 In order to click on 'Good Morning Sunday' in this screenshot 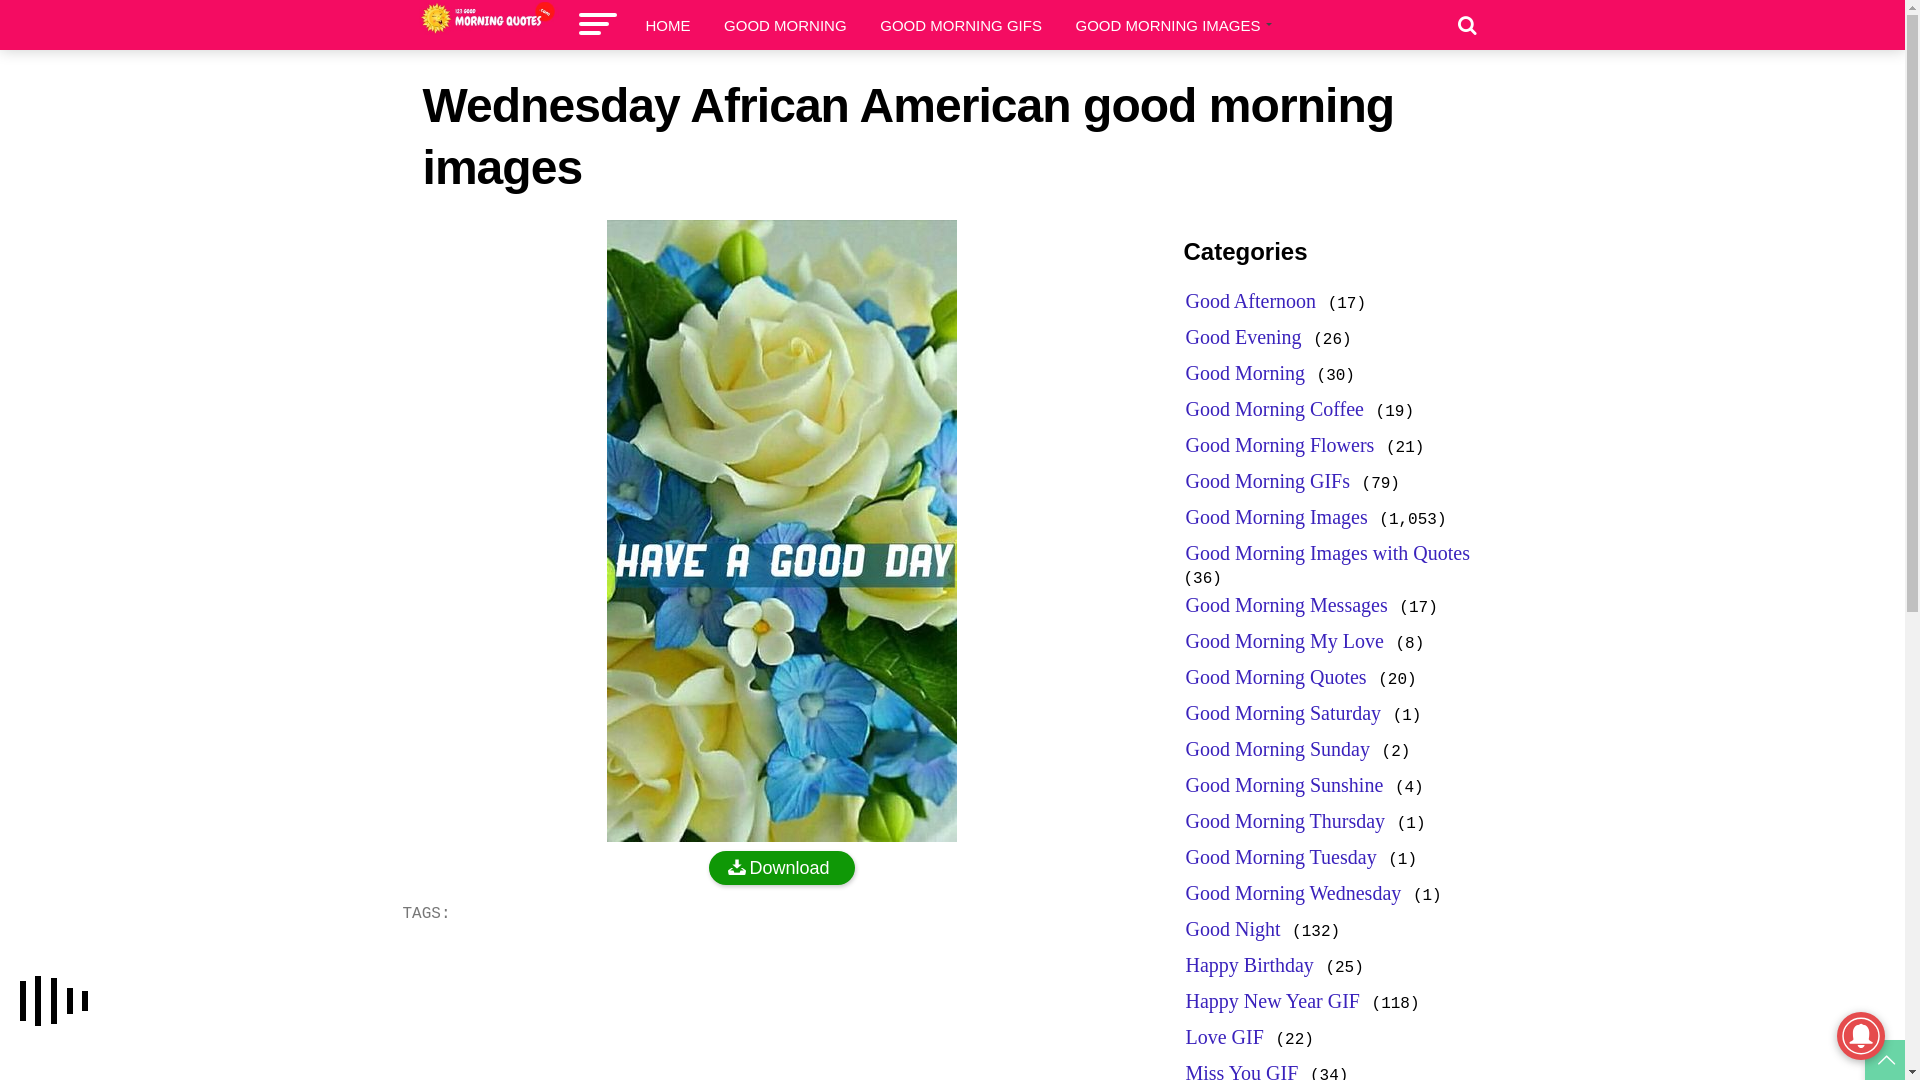, I will do `click(1276, 748)`.